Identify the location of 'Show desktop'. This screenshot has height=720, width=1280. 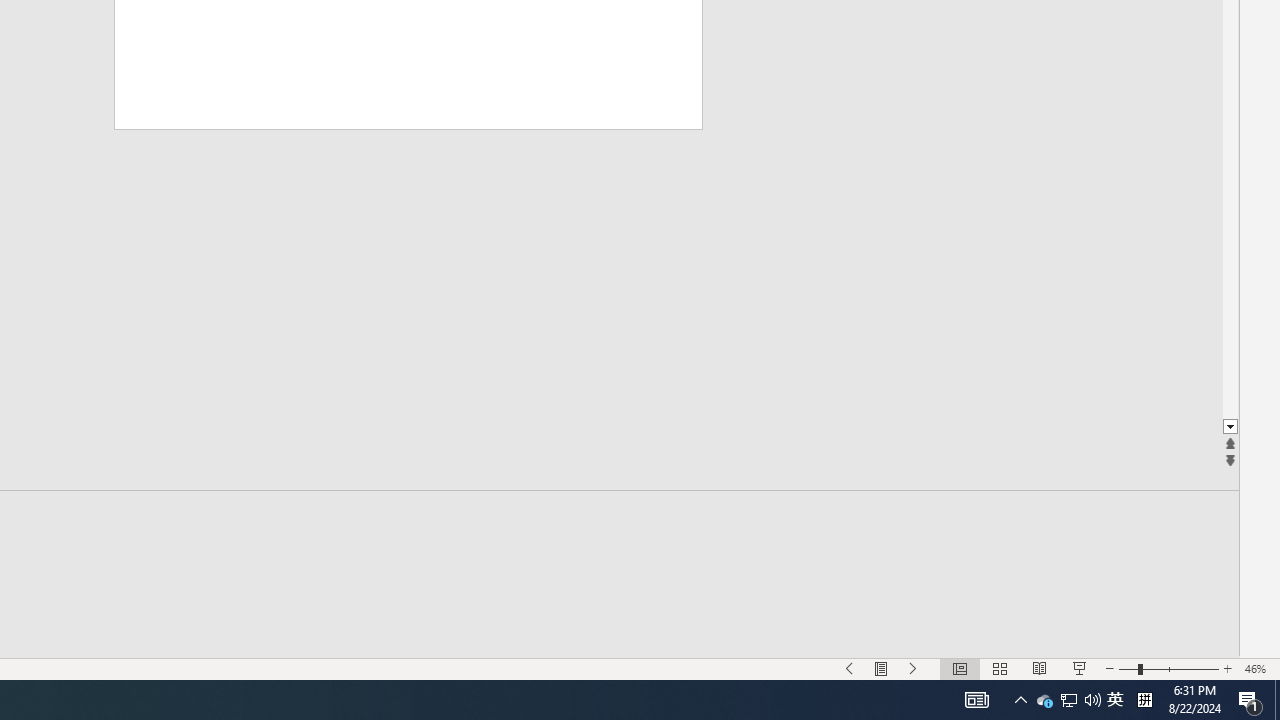
(1276, 698).